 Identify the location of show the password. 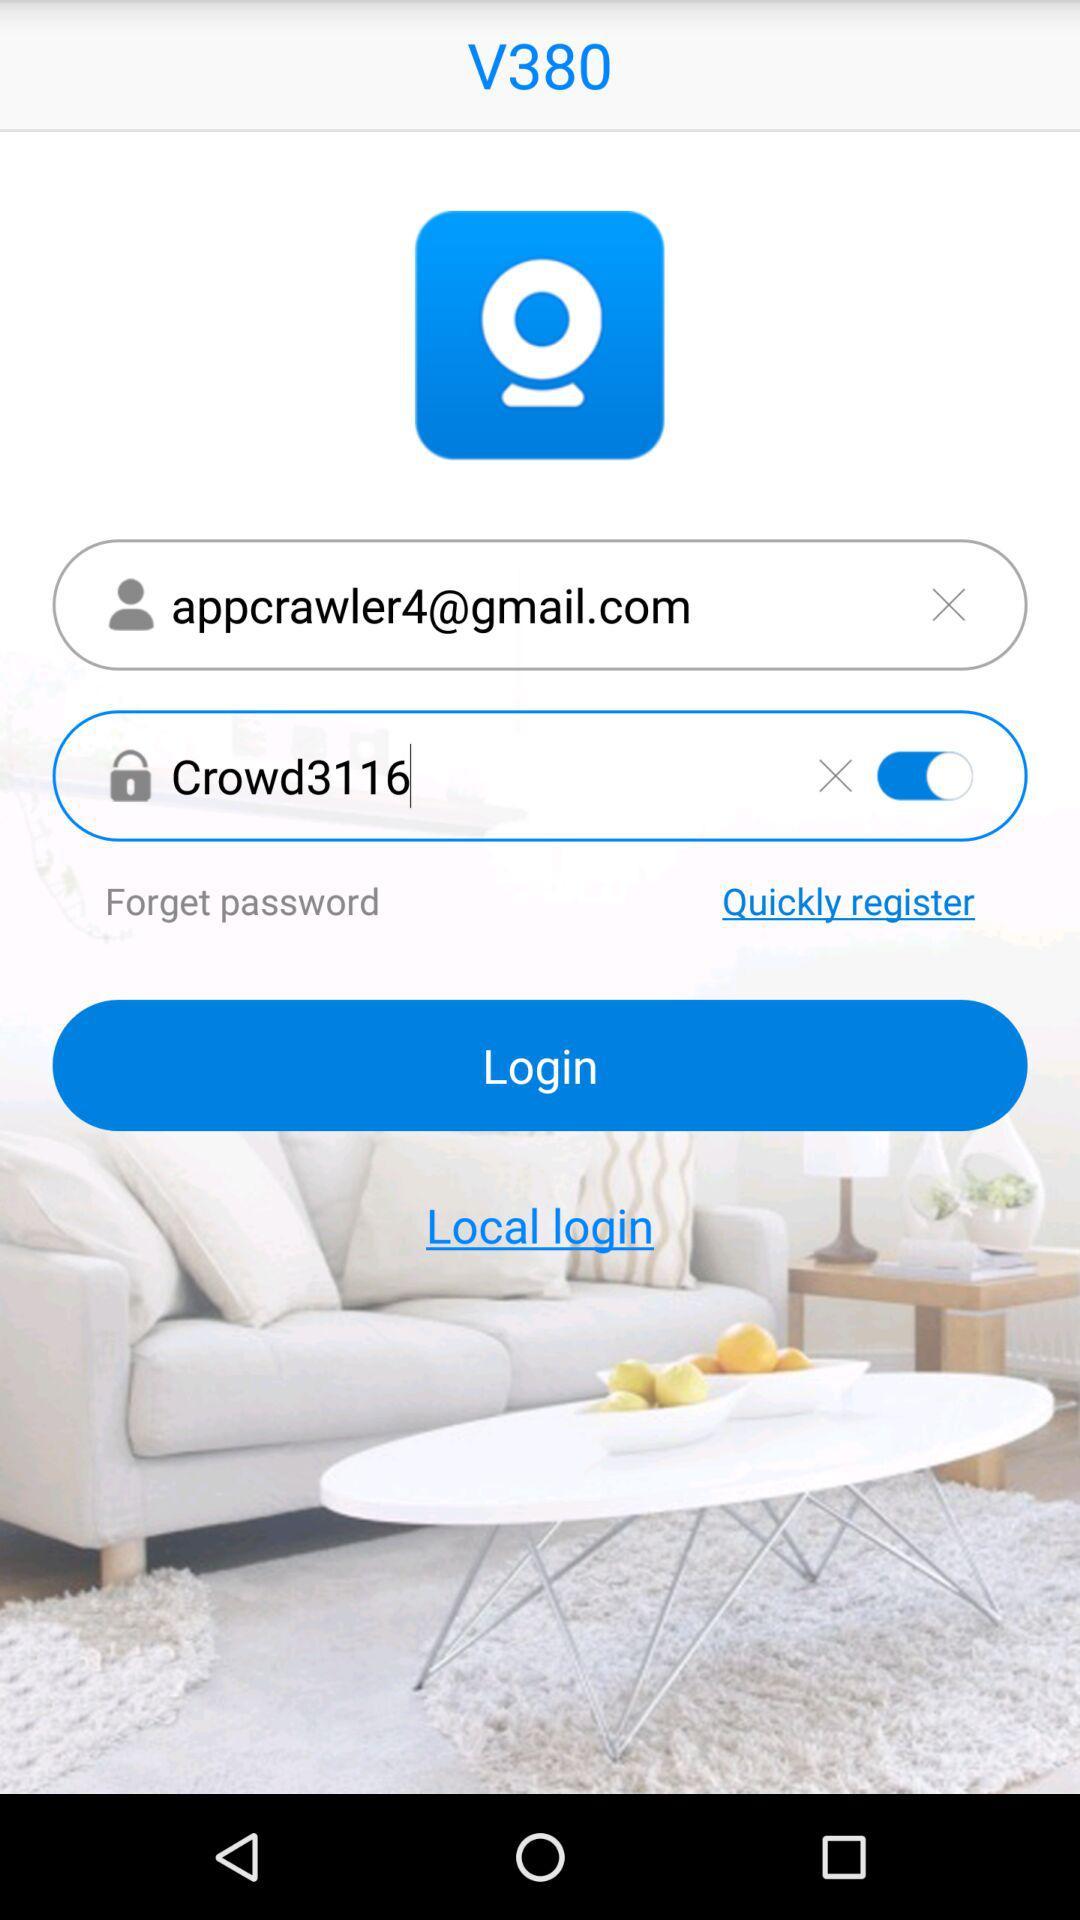
(925, 774).